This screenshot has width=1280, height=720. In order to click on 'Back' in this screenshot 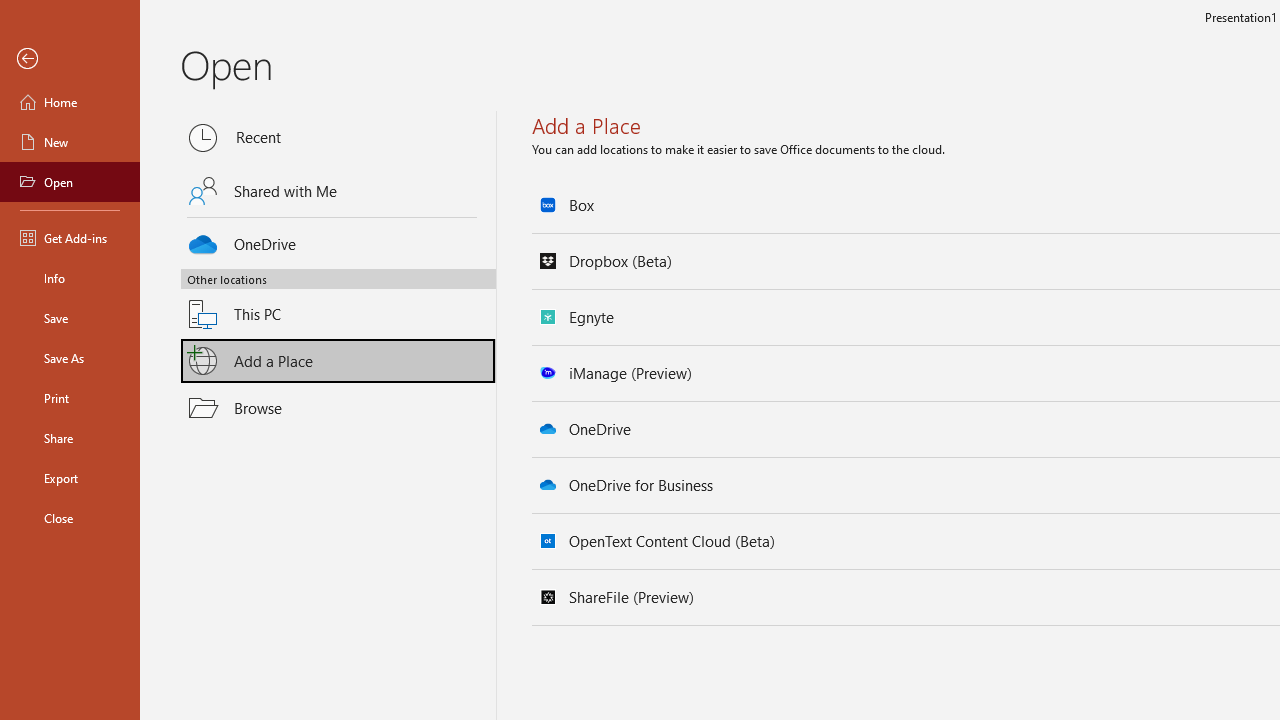, I will do `click(69, 58)`.